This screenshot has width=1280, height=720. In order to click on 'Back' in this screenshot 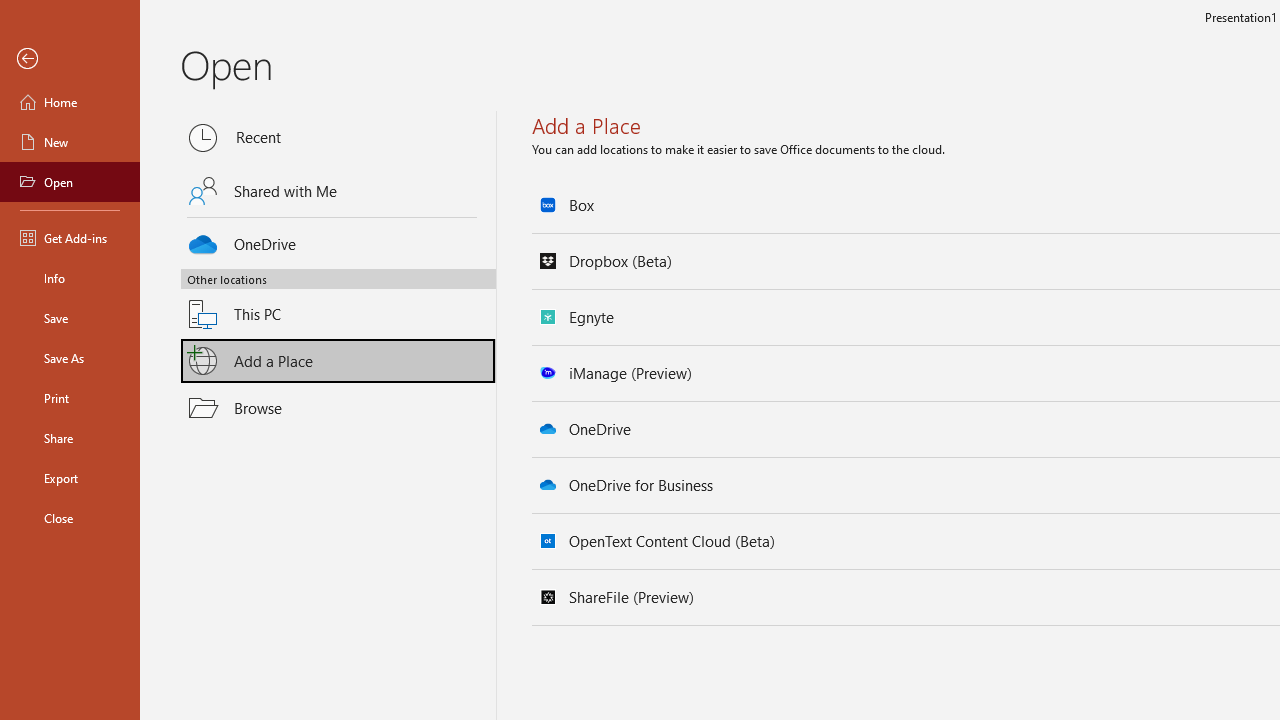, I will do `click(69, 58)`.